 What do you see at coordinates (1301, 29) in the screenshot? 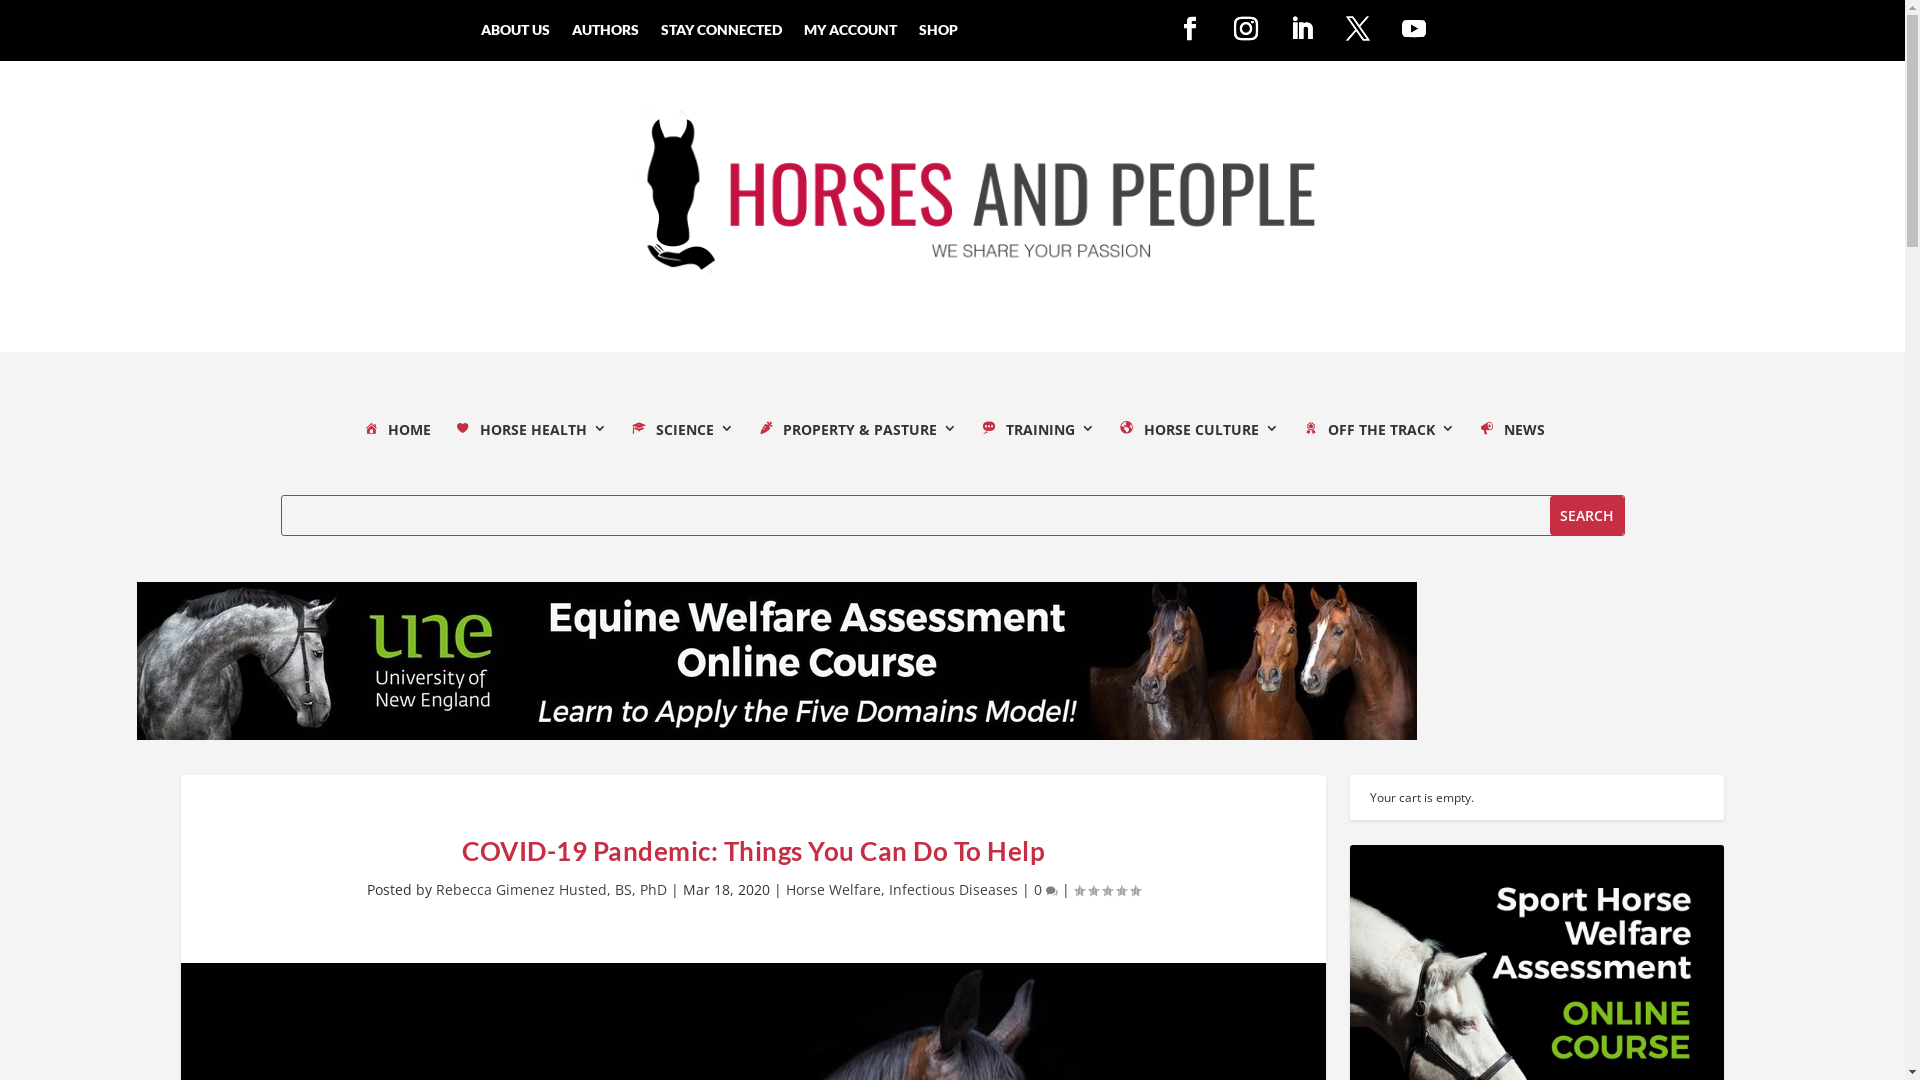
I see `'Follow on LinkedIn'` at bounding box center [1301, 29].